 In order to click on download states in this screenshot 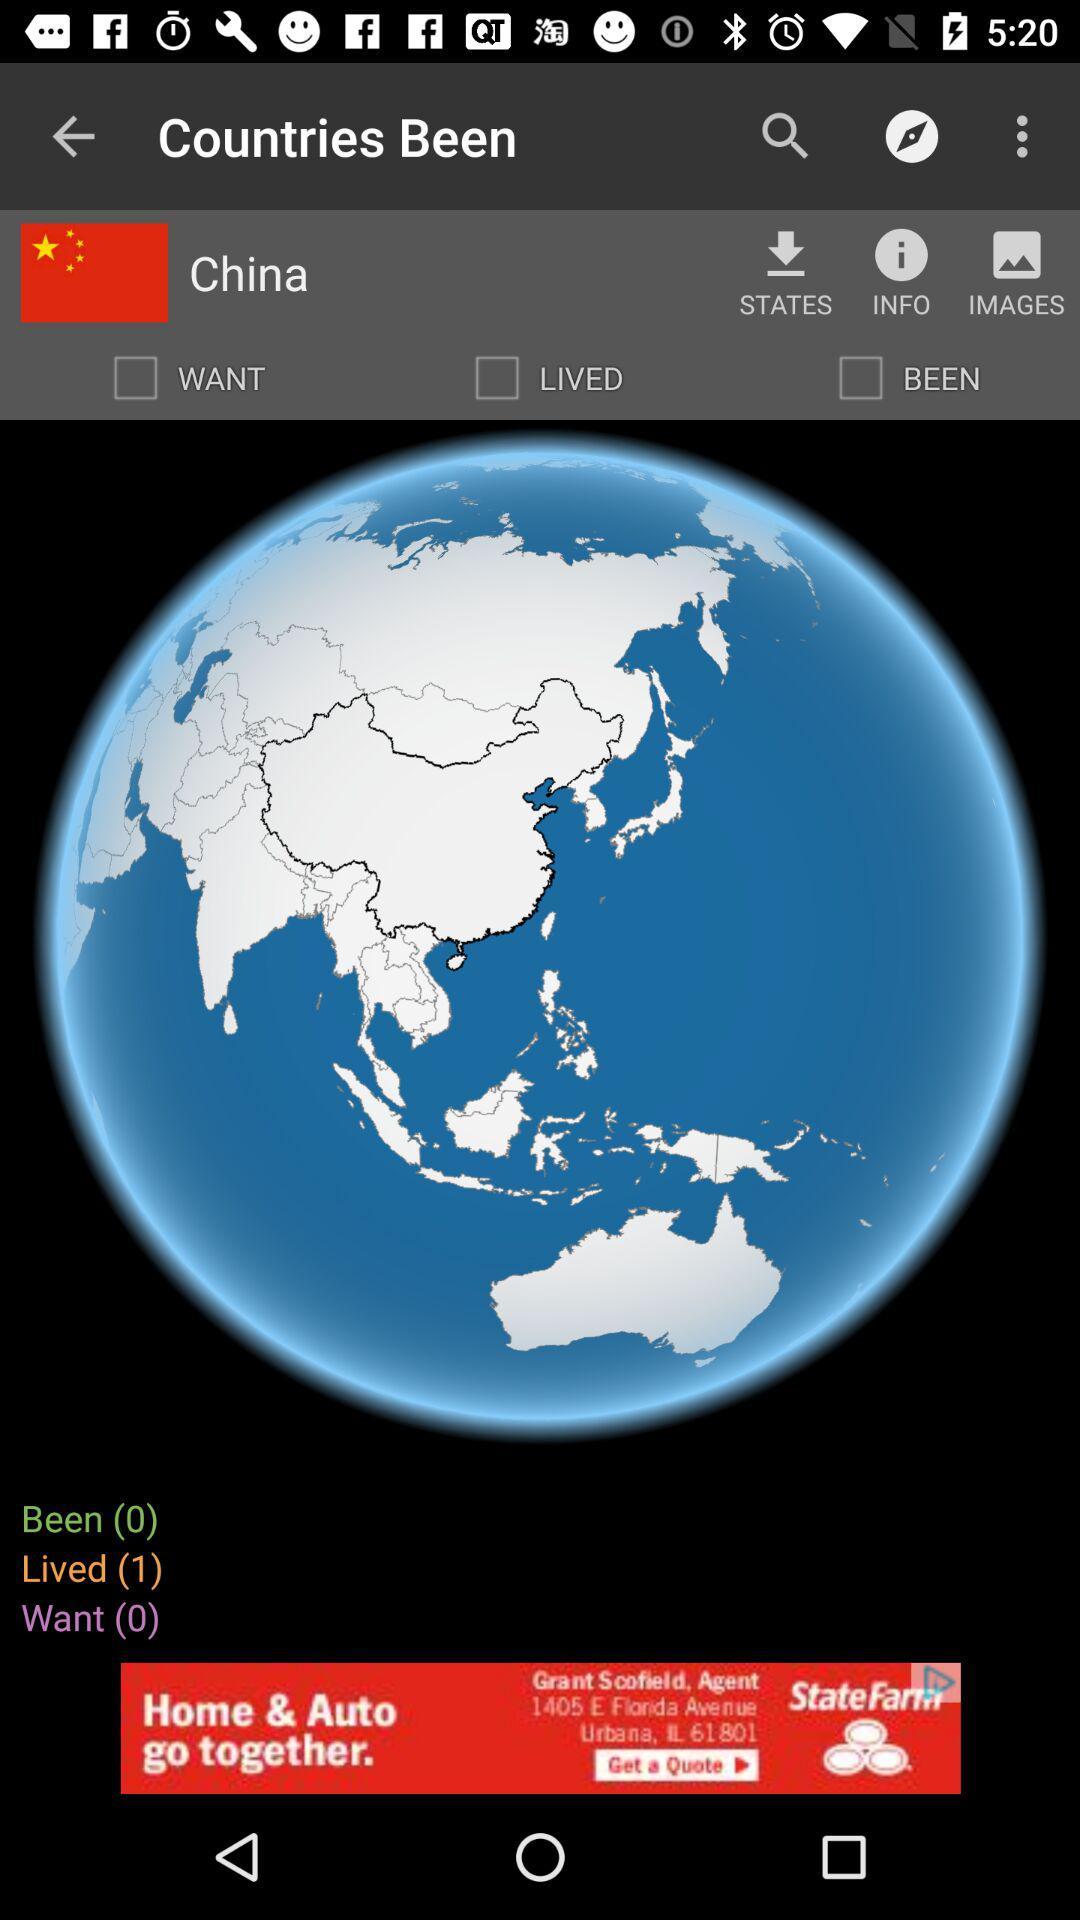, I will do `click(785, 253)`.